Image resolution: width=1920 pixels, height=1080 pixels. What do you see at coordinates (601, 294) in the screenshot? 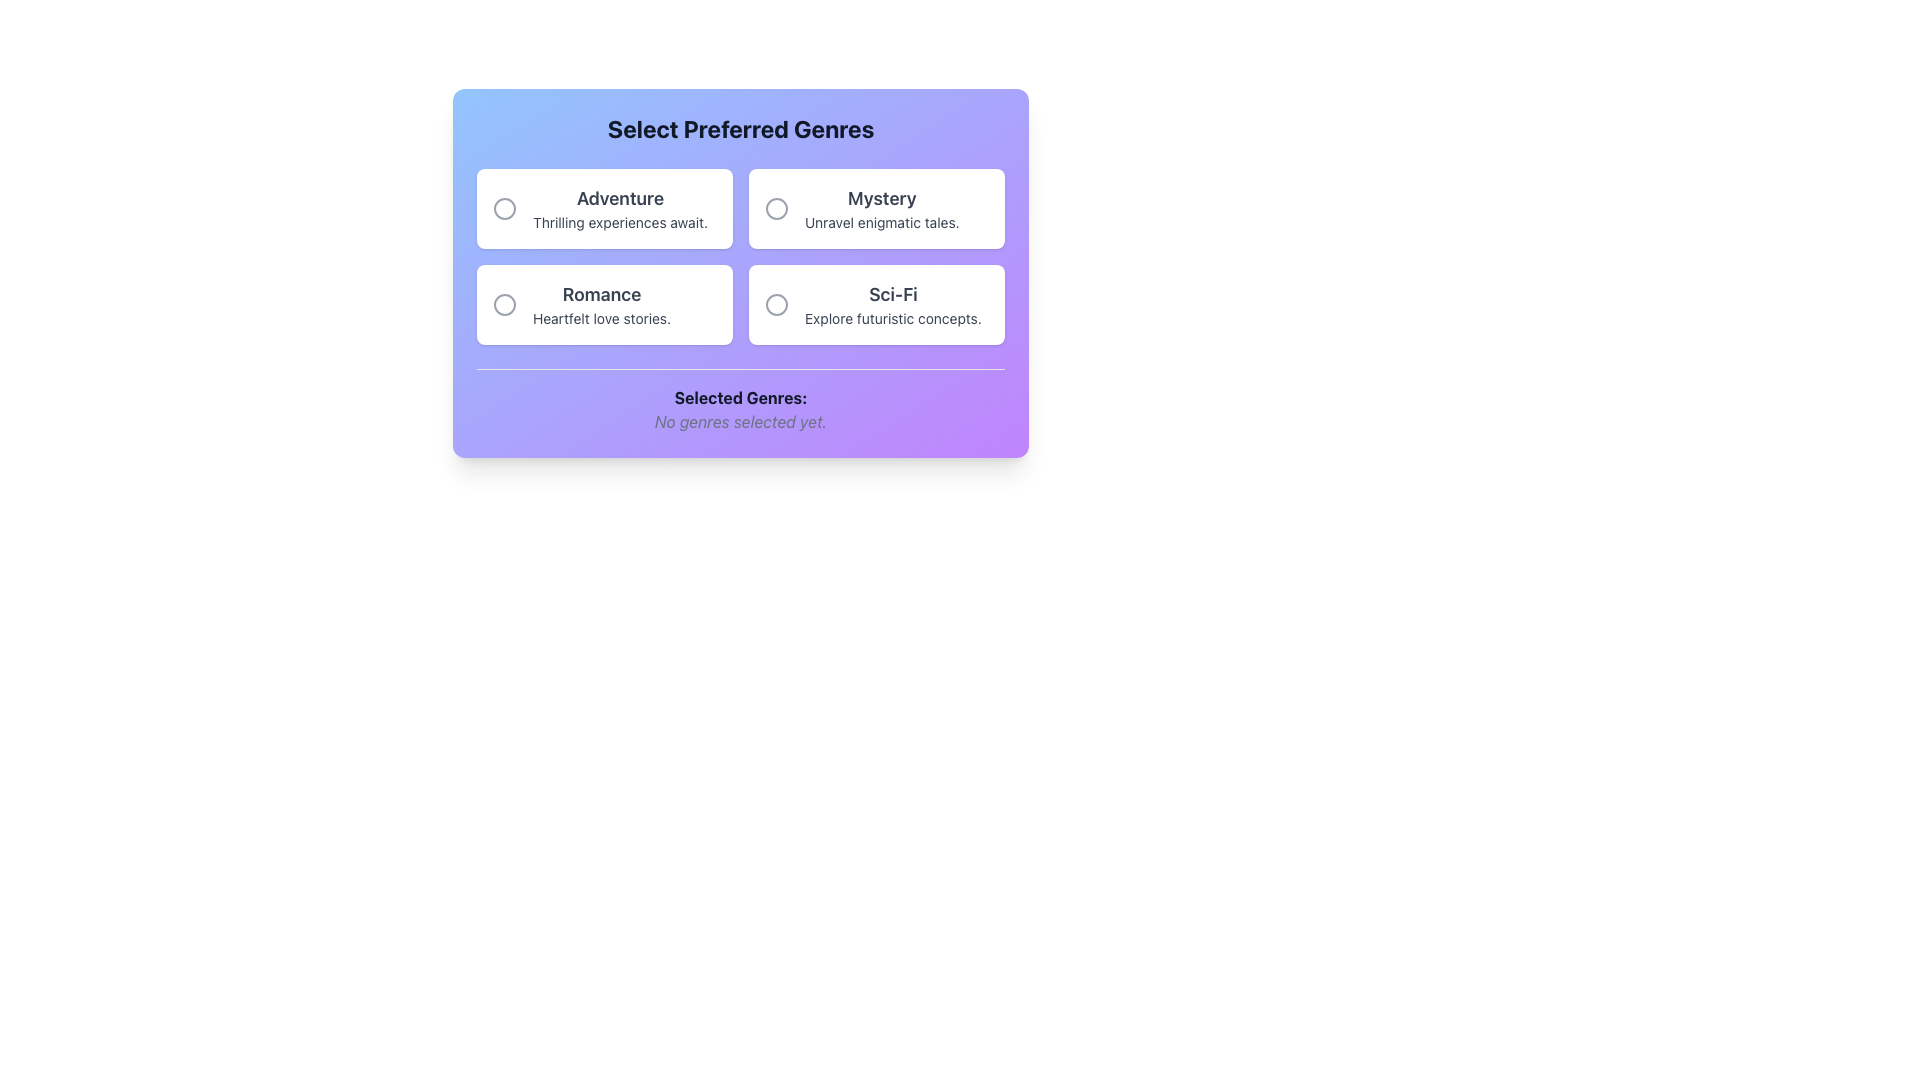
I see `the 'Romance' text label which is styled in bold and larger font, located in the first column of the second row within a genre selection panel` at bounding box center [601, 294].